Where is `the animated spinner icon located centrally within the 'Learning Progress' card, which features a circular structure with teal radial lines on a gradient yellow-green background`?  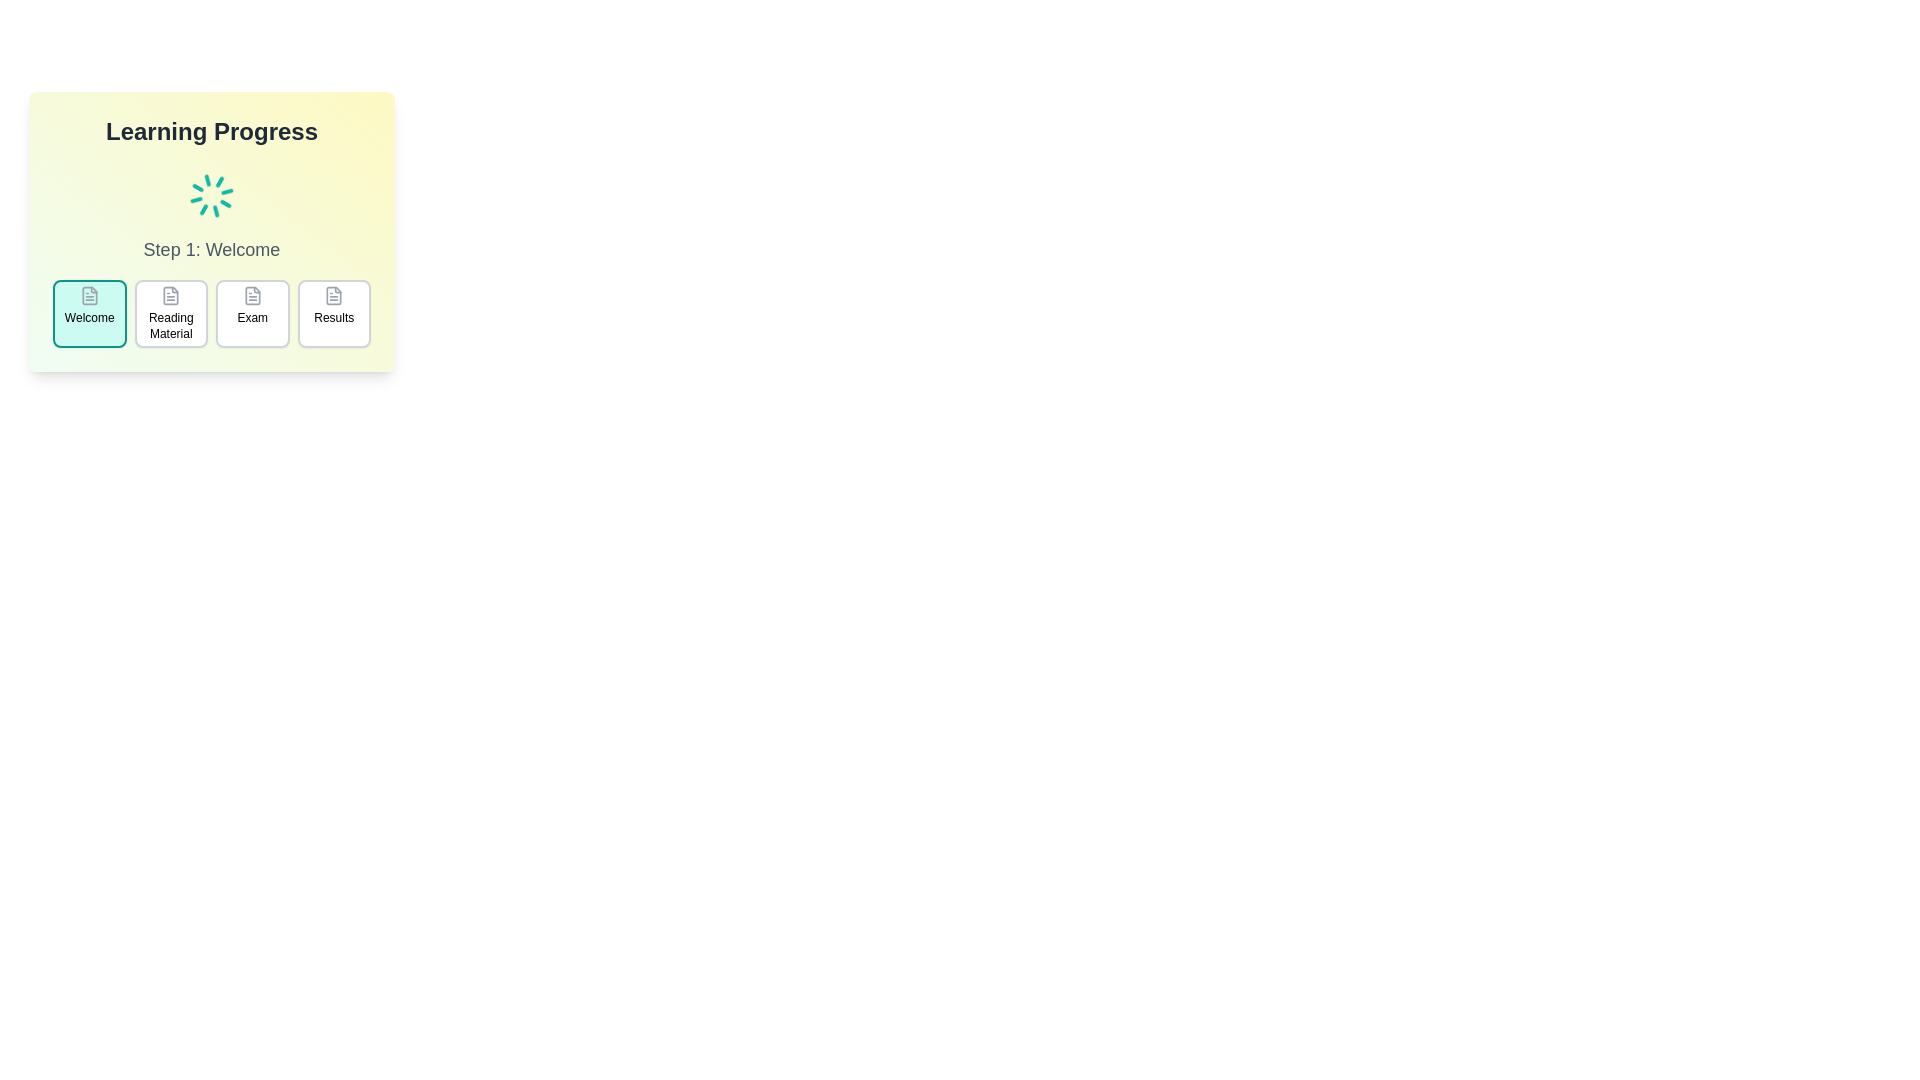 the animated spinner icon located centrally within the 'Learning Progress' card, which features a circular structure with teal radial lines on a gradient yellow-green background is located at coordinates (211, 196).